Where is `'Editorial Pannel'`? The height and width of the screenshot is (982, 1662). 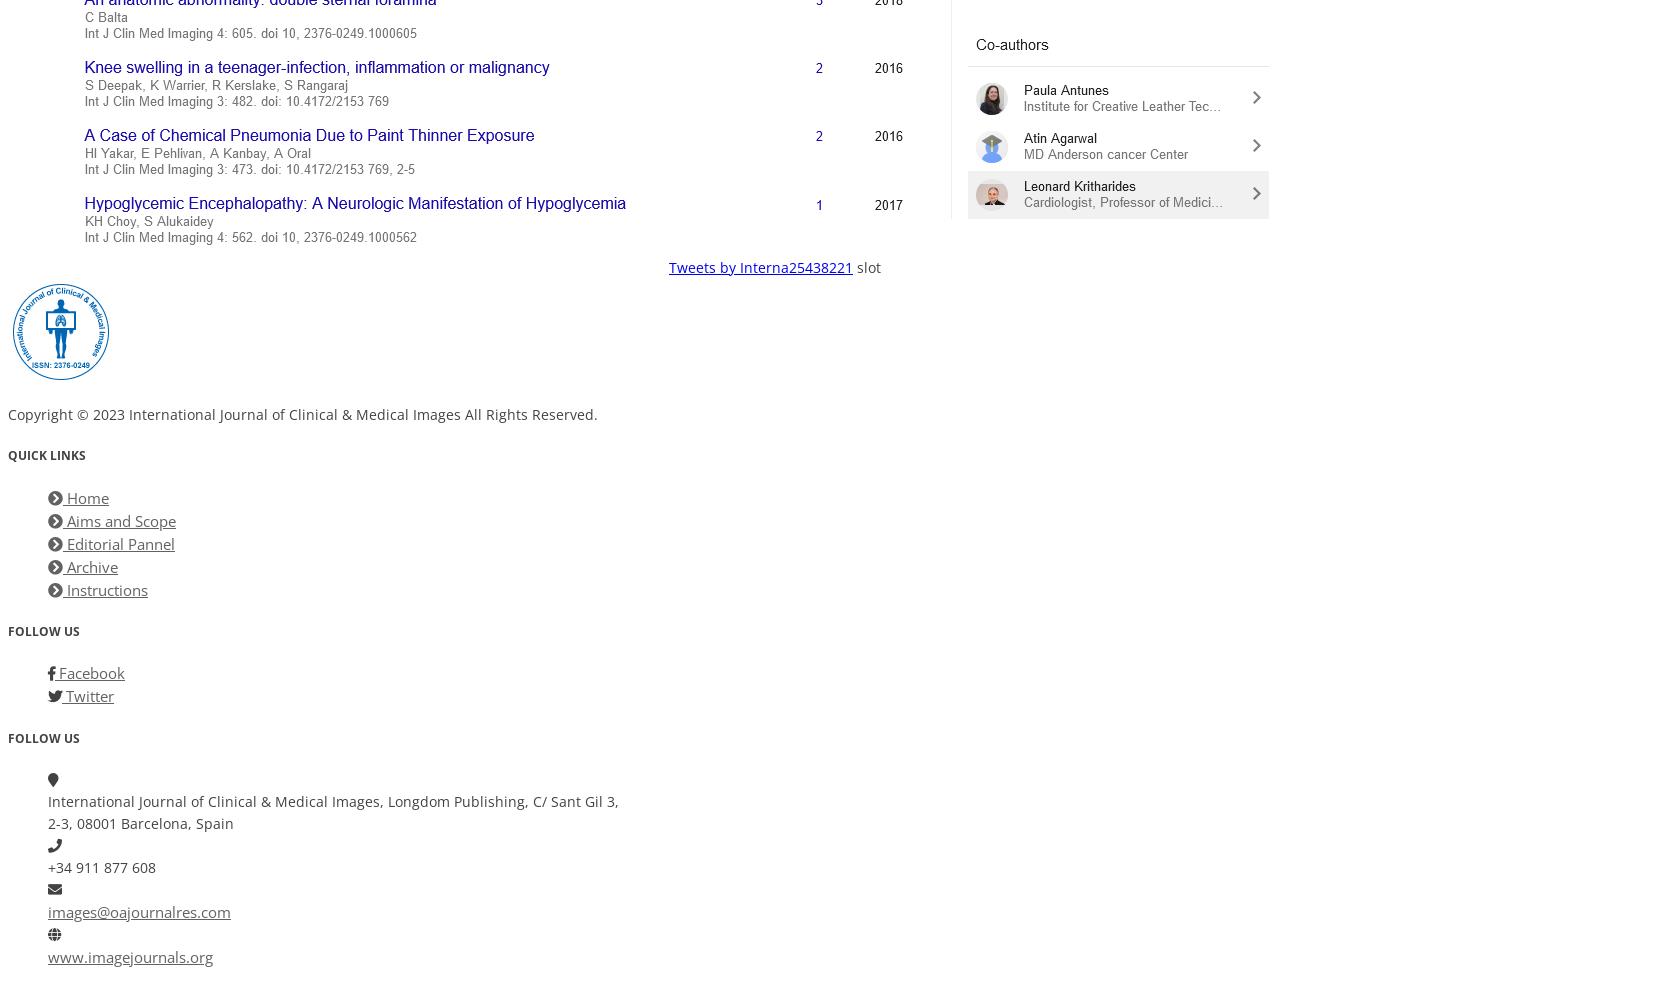 'Editorial Pannel' is located at coordinates (61, 542).